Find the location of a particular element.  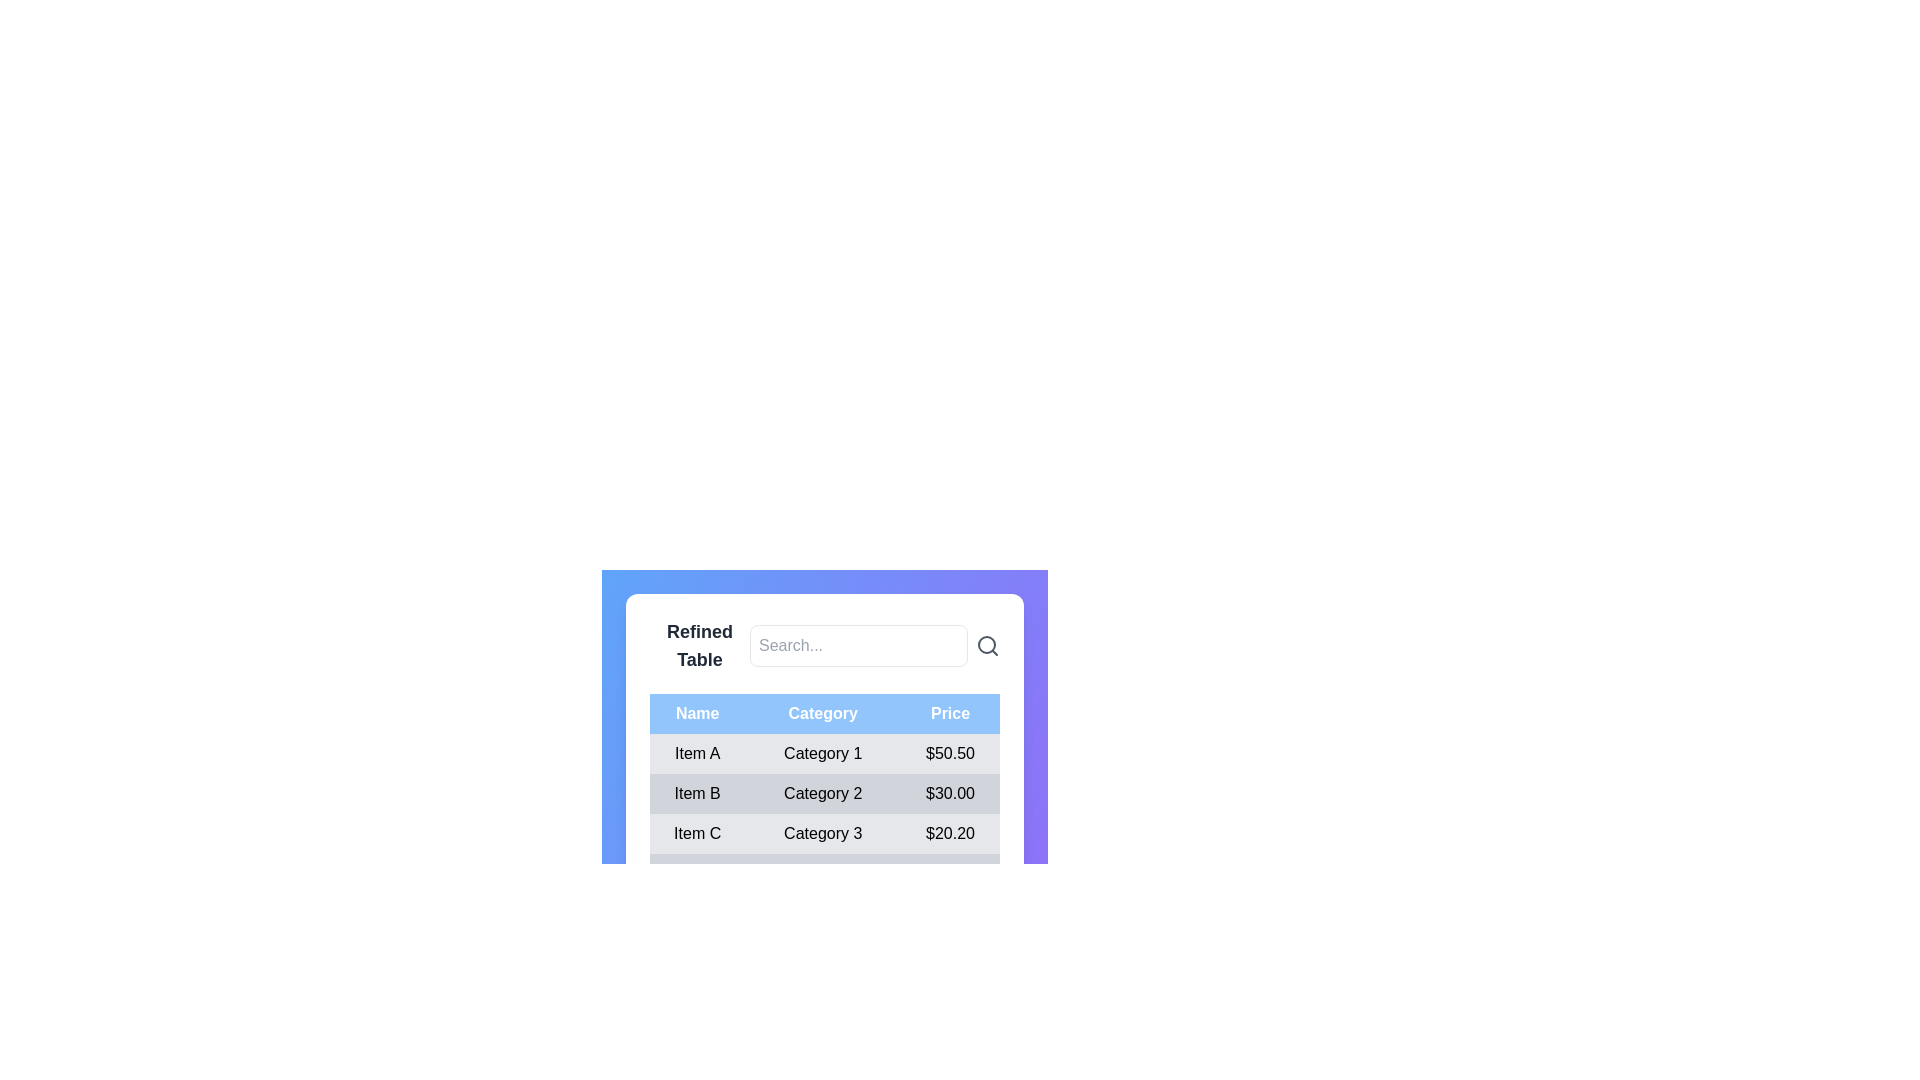

the Table Header Row, which is a horizontal bar with a light blue background containing the text items 'Name,' 'Category,' and 'Price.' is located at coordinates (825, 712).